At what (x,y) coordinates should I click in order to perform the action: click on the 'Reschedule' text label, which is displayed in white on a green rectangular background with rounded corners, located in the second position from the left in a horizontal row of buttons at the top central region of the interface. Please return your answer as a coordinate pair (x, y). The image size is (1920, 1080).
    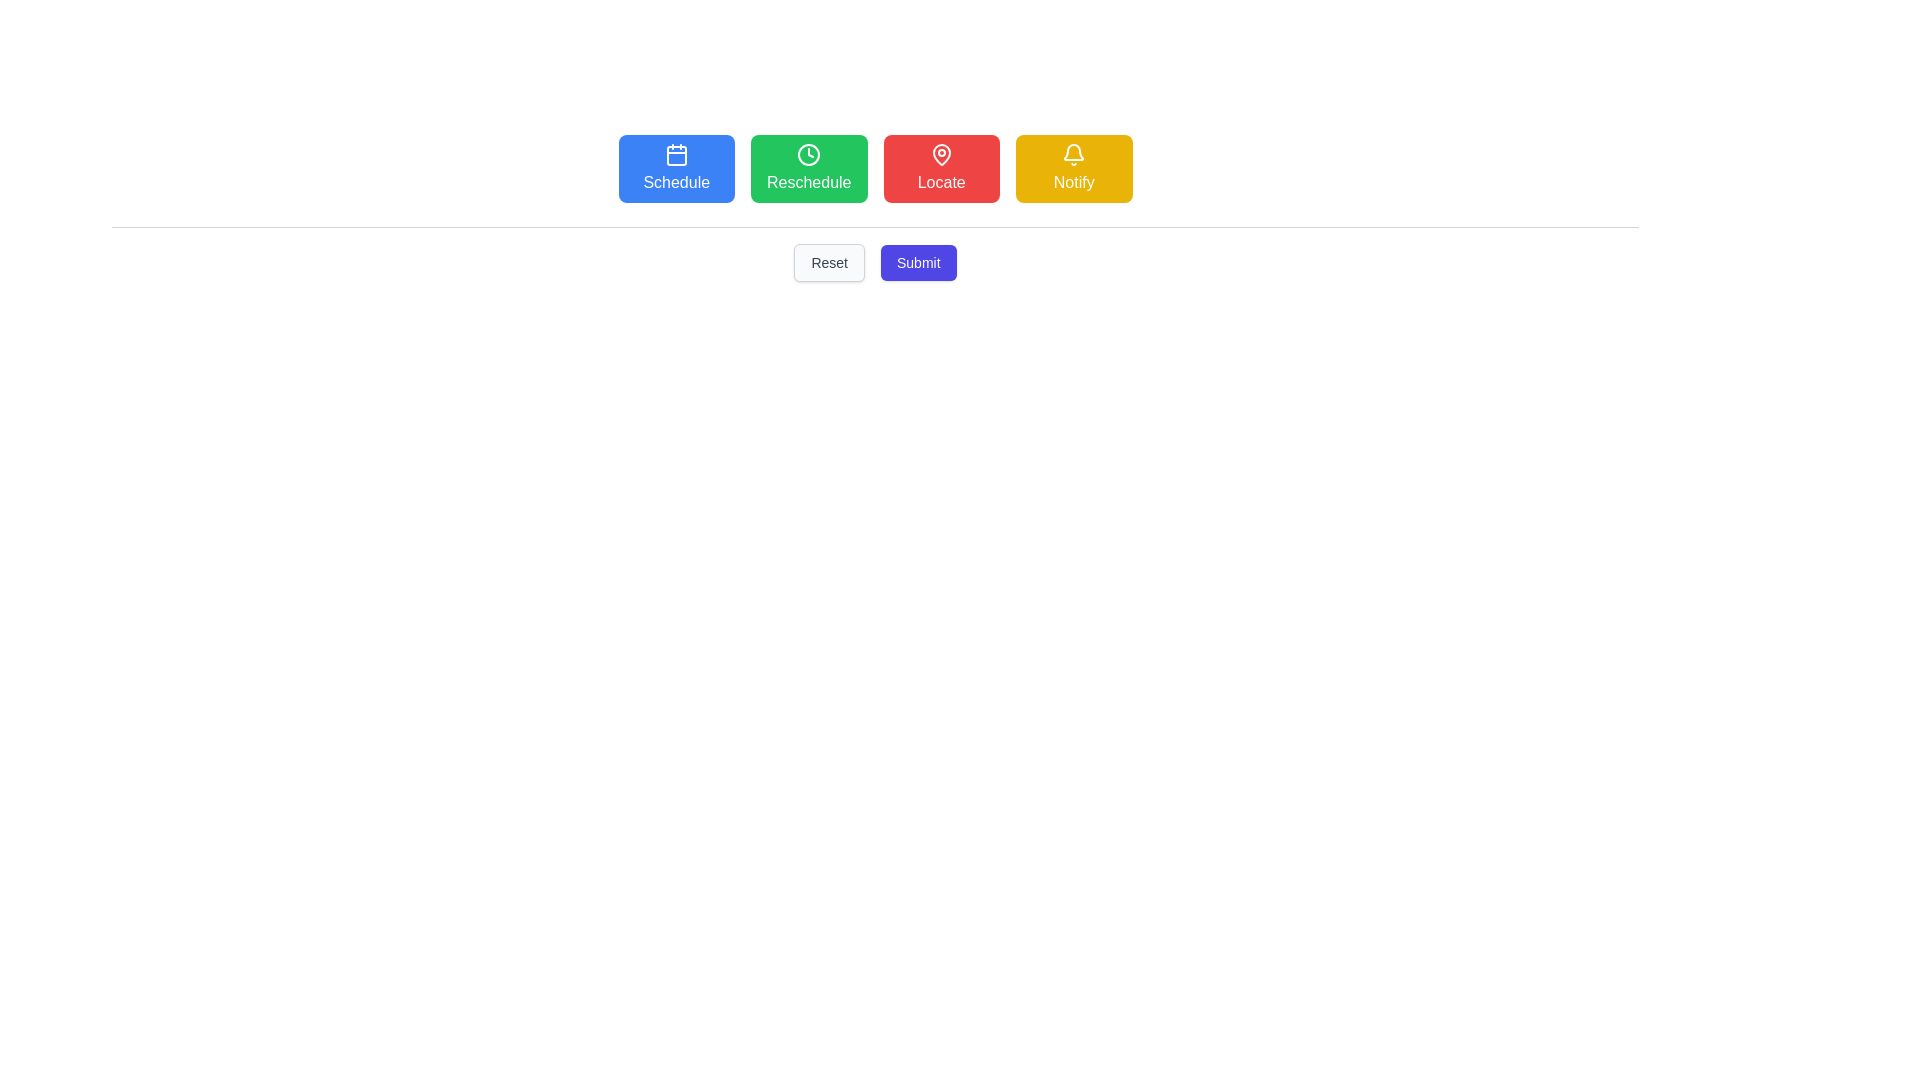
    Looking at the image, I should click on (809, 182).